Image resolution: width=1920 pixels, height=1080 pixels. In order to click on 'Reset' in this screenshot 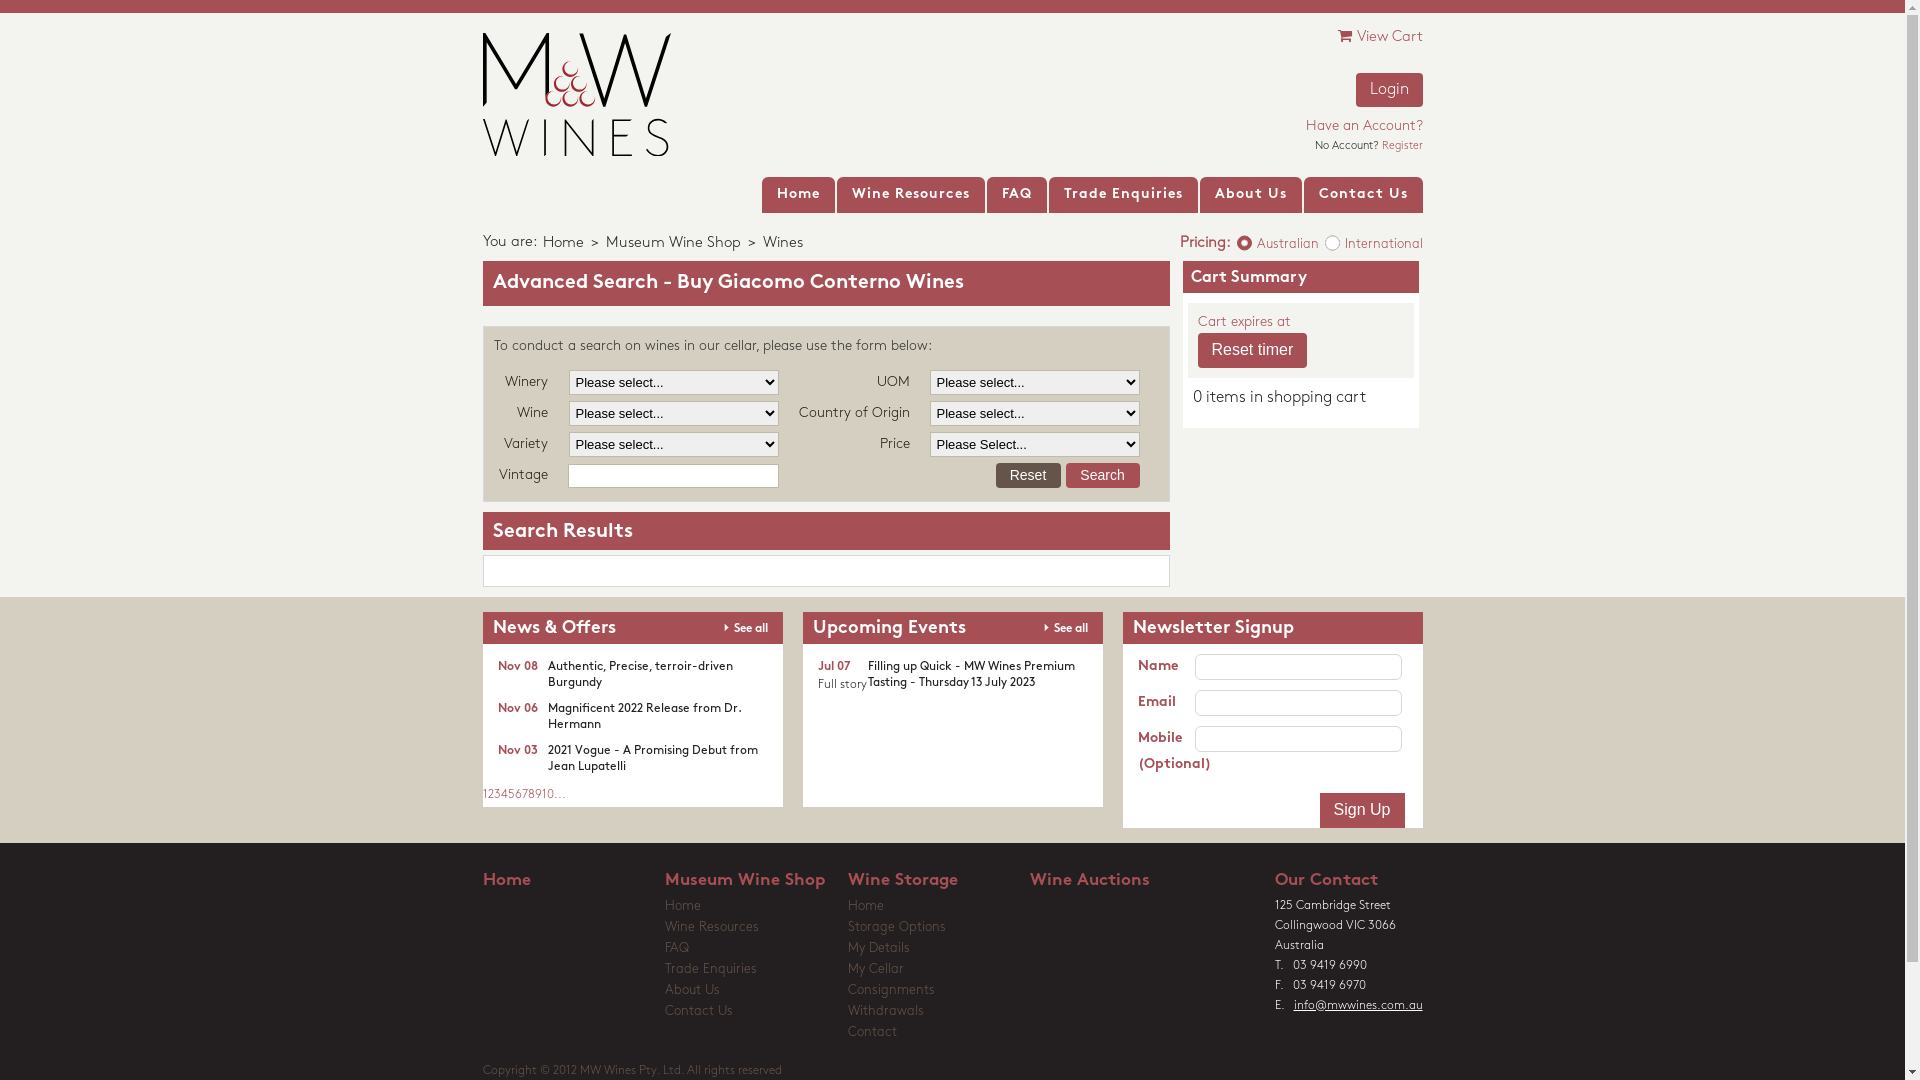, I will do `click(1028, 475)`.